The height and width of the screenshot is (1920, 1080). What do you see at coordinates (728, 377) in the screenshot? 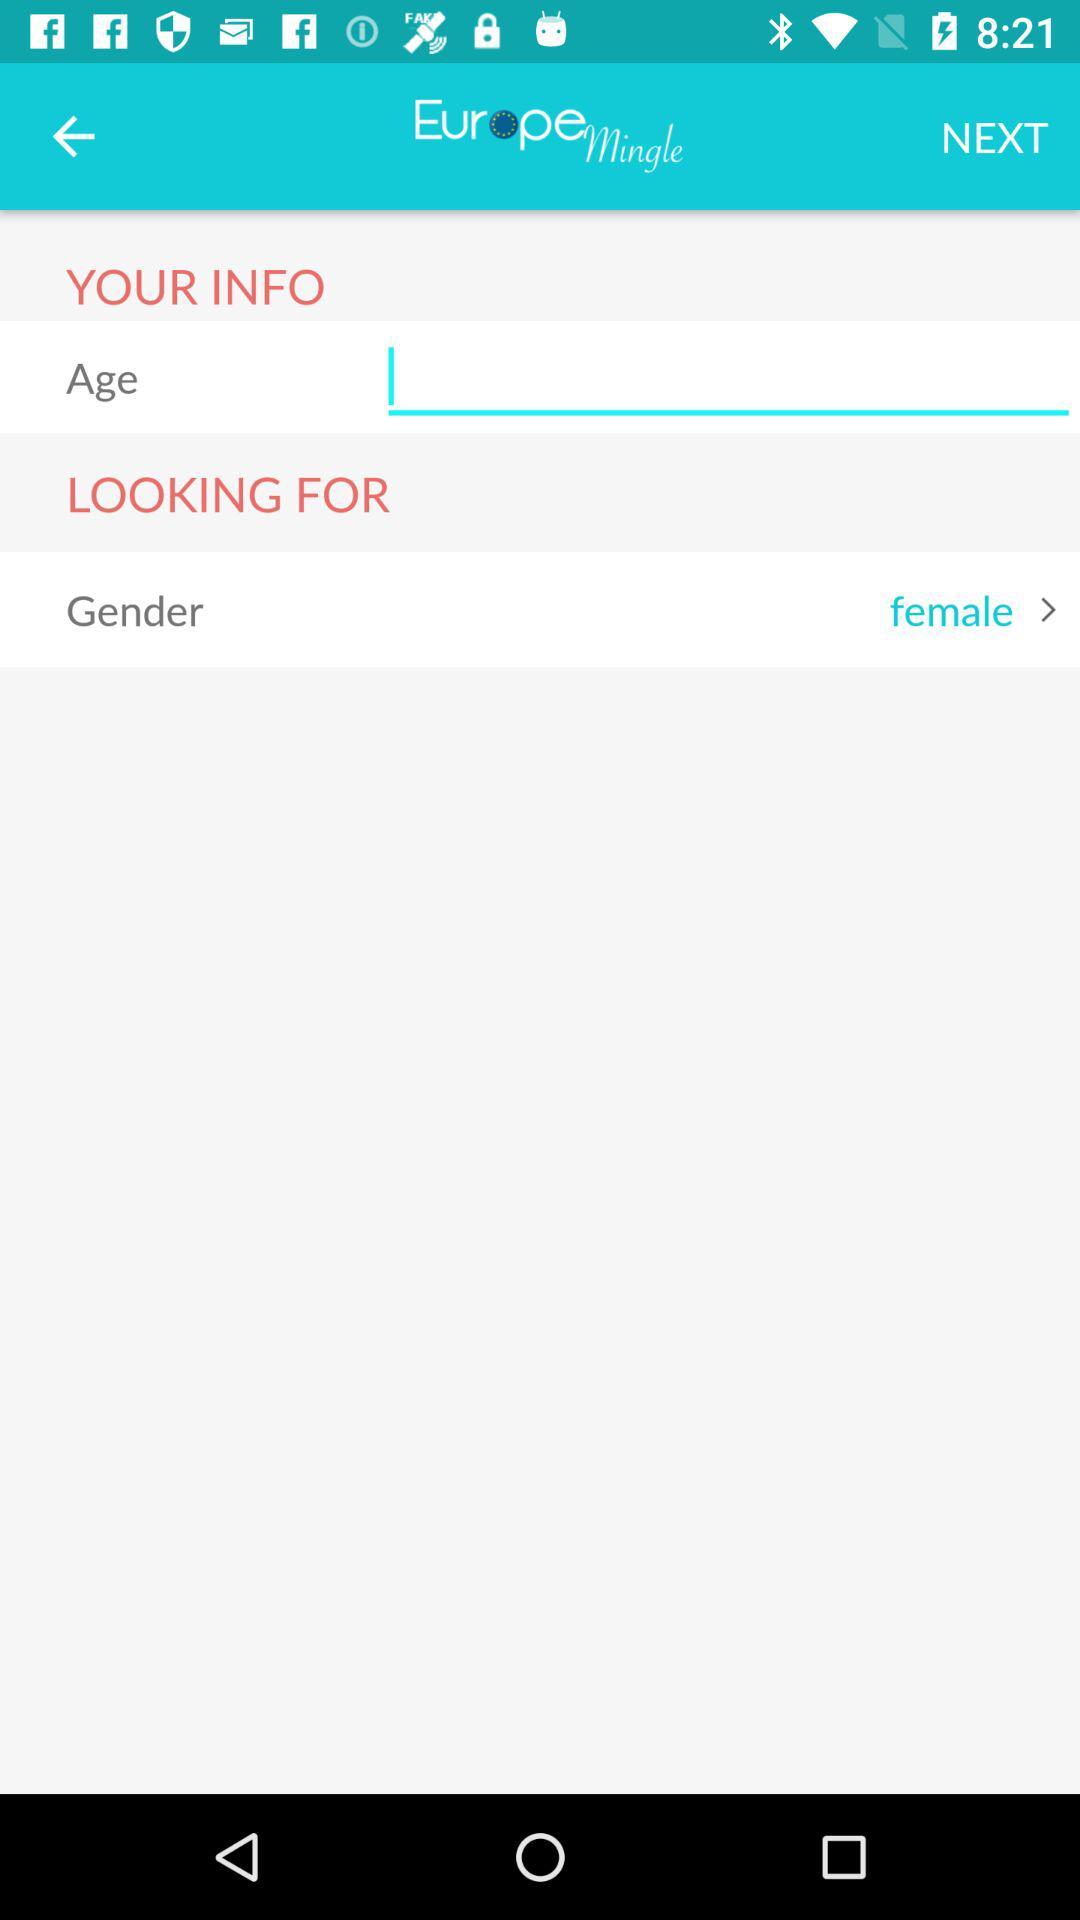
I see `icon below the next` at bounding box center [728, 377].